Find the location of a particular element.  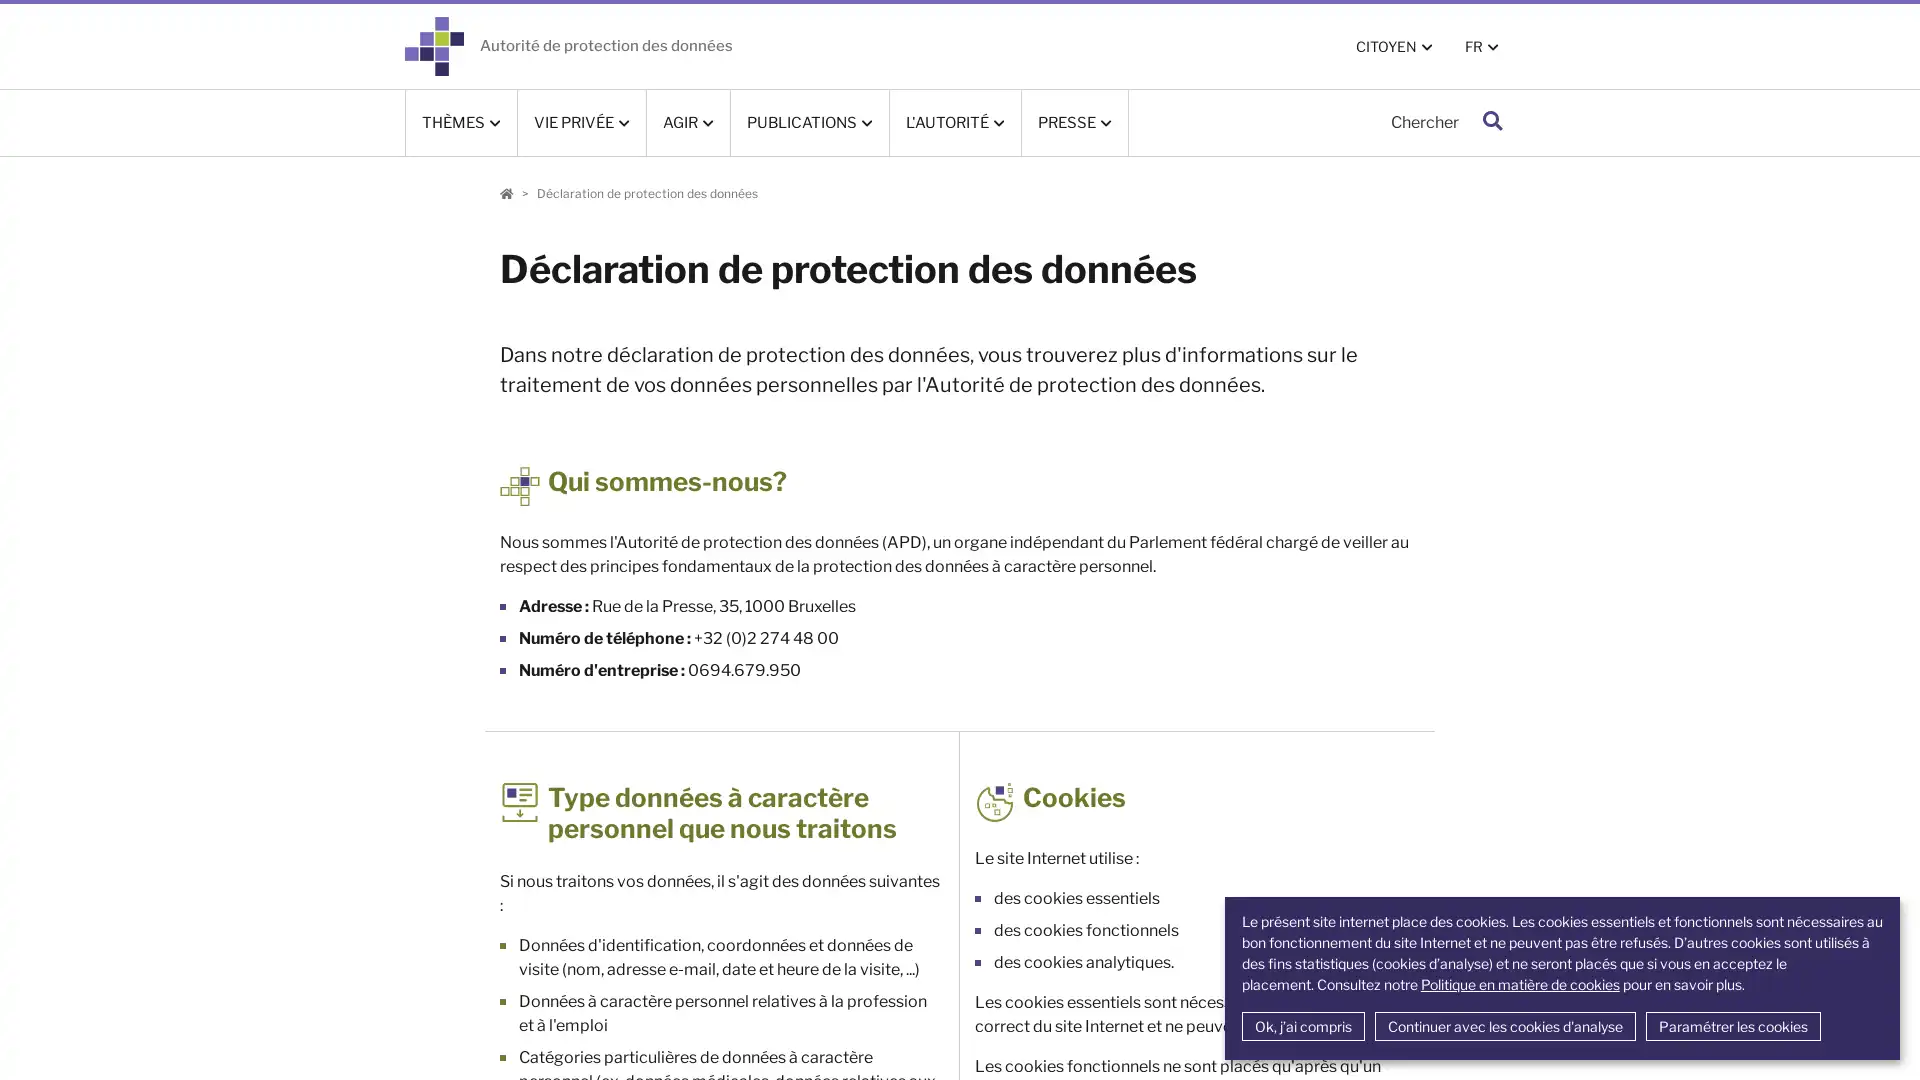

Rechercher is located at coordinates (1492, 122).